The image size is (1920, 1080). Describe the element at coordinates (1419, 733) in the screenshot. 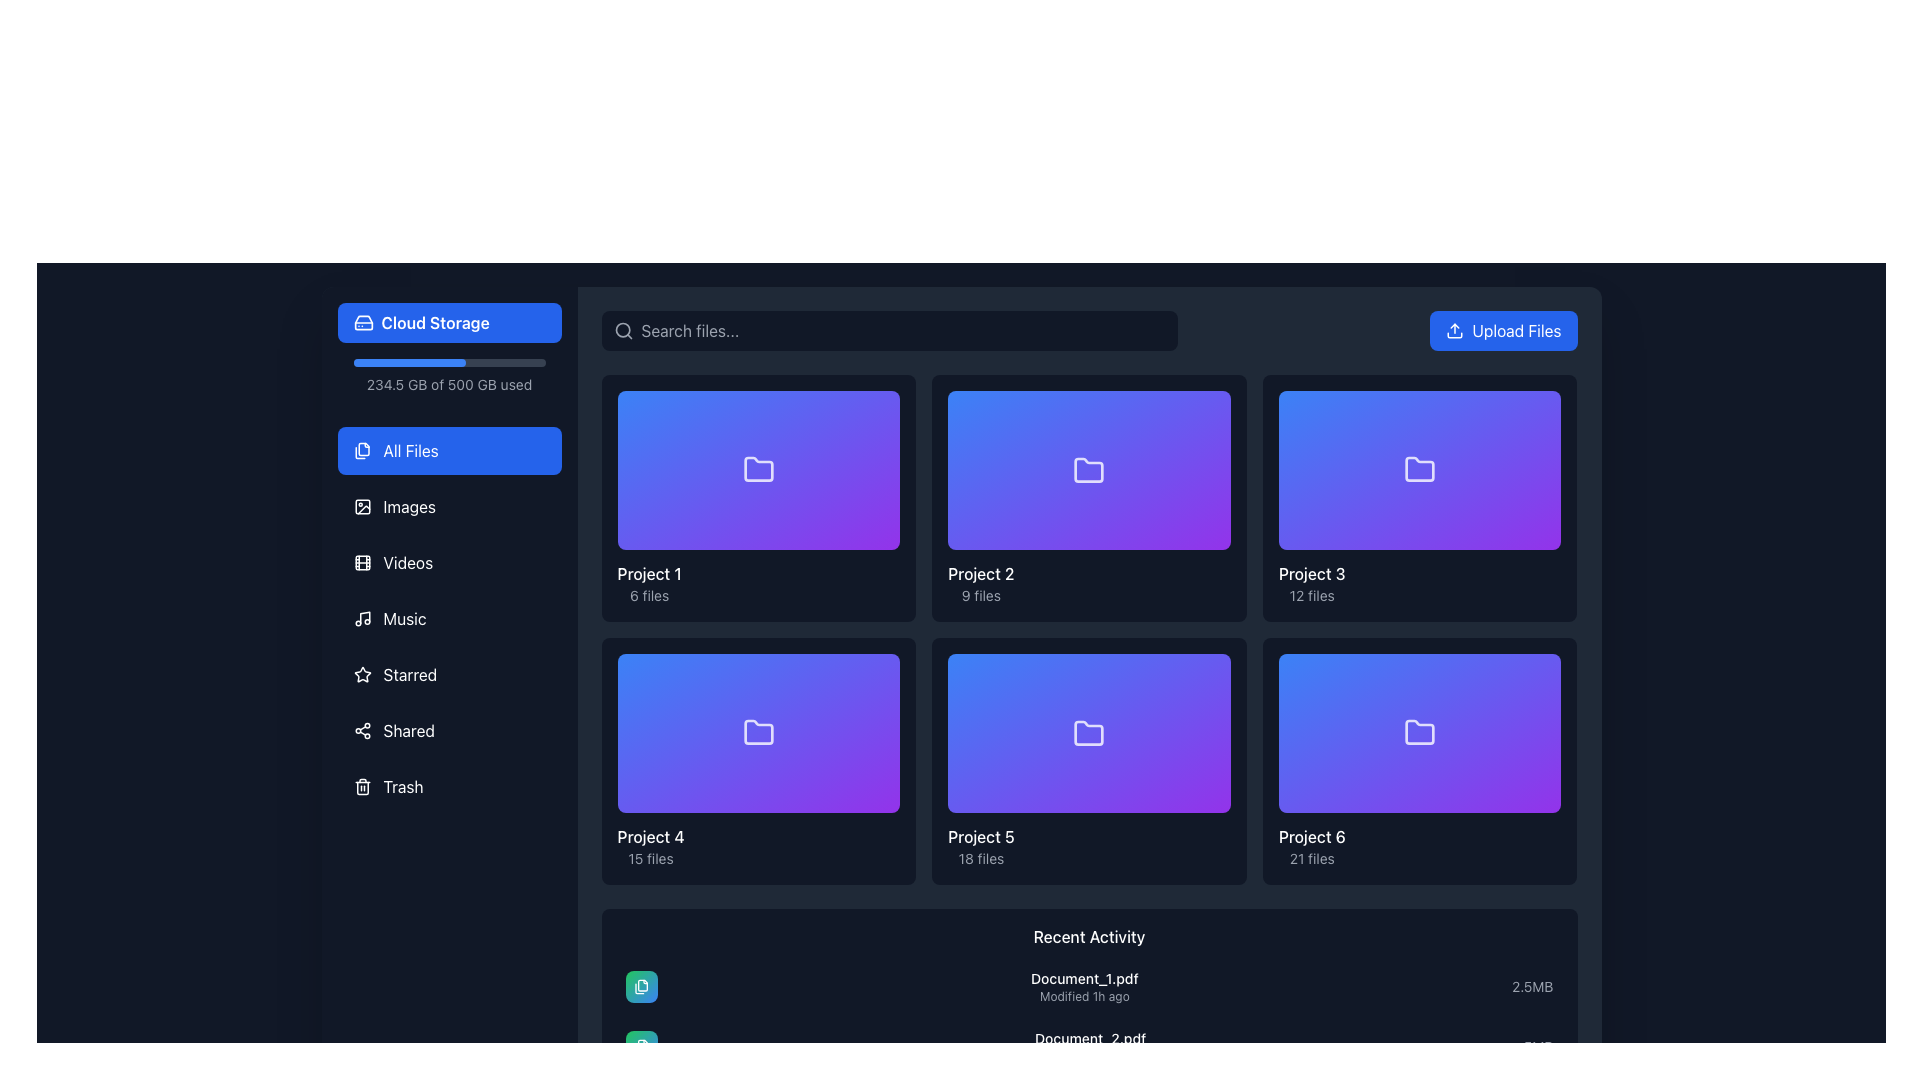

I see `the folder icon in the 'Project 6 - 21 files' card` at that location.